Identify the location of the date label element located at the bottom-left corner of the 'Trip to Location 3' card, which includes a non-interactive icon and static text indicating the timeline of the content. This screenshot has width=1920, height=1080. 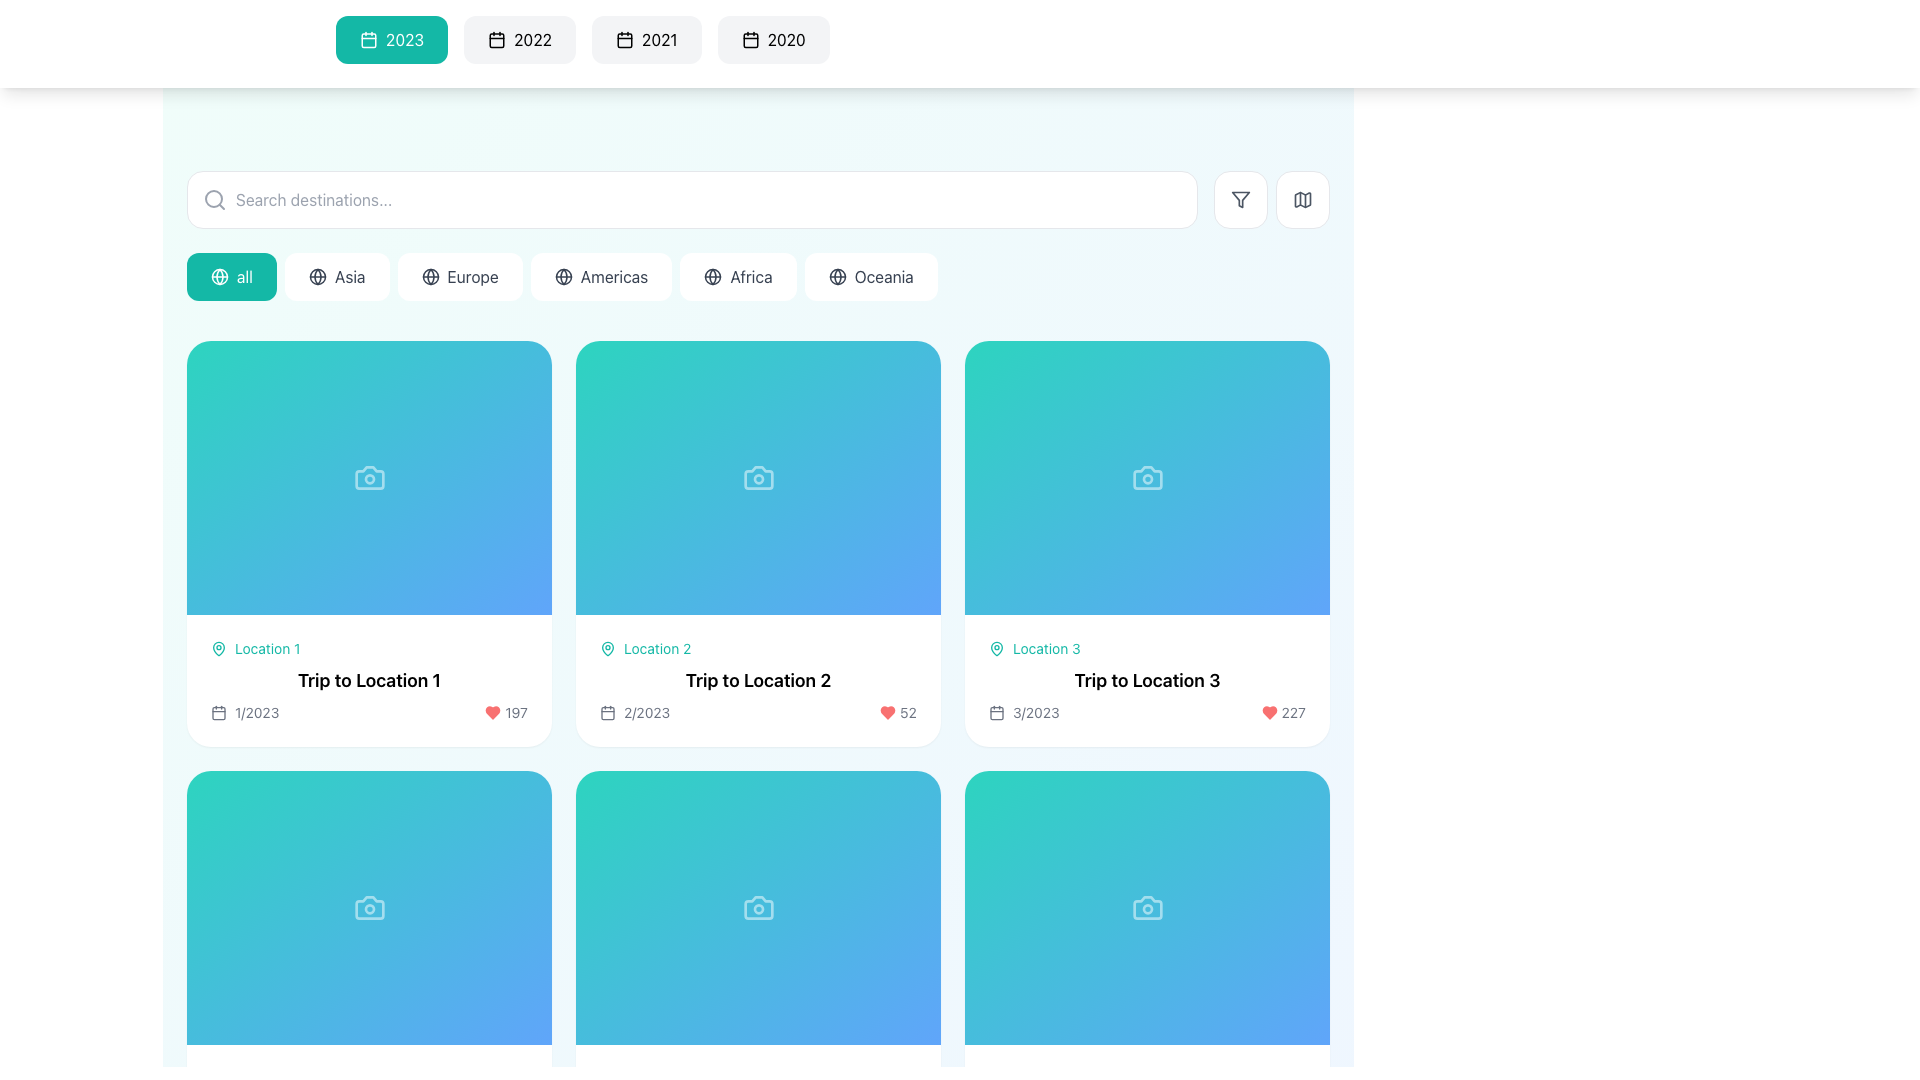
(1024, 711).